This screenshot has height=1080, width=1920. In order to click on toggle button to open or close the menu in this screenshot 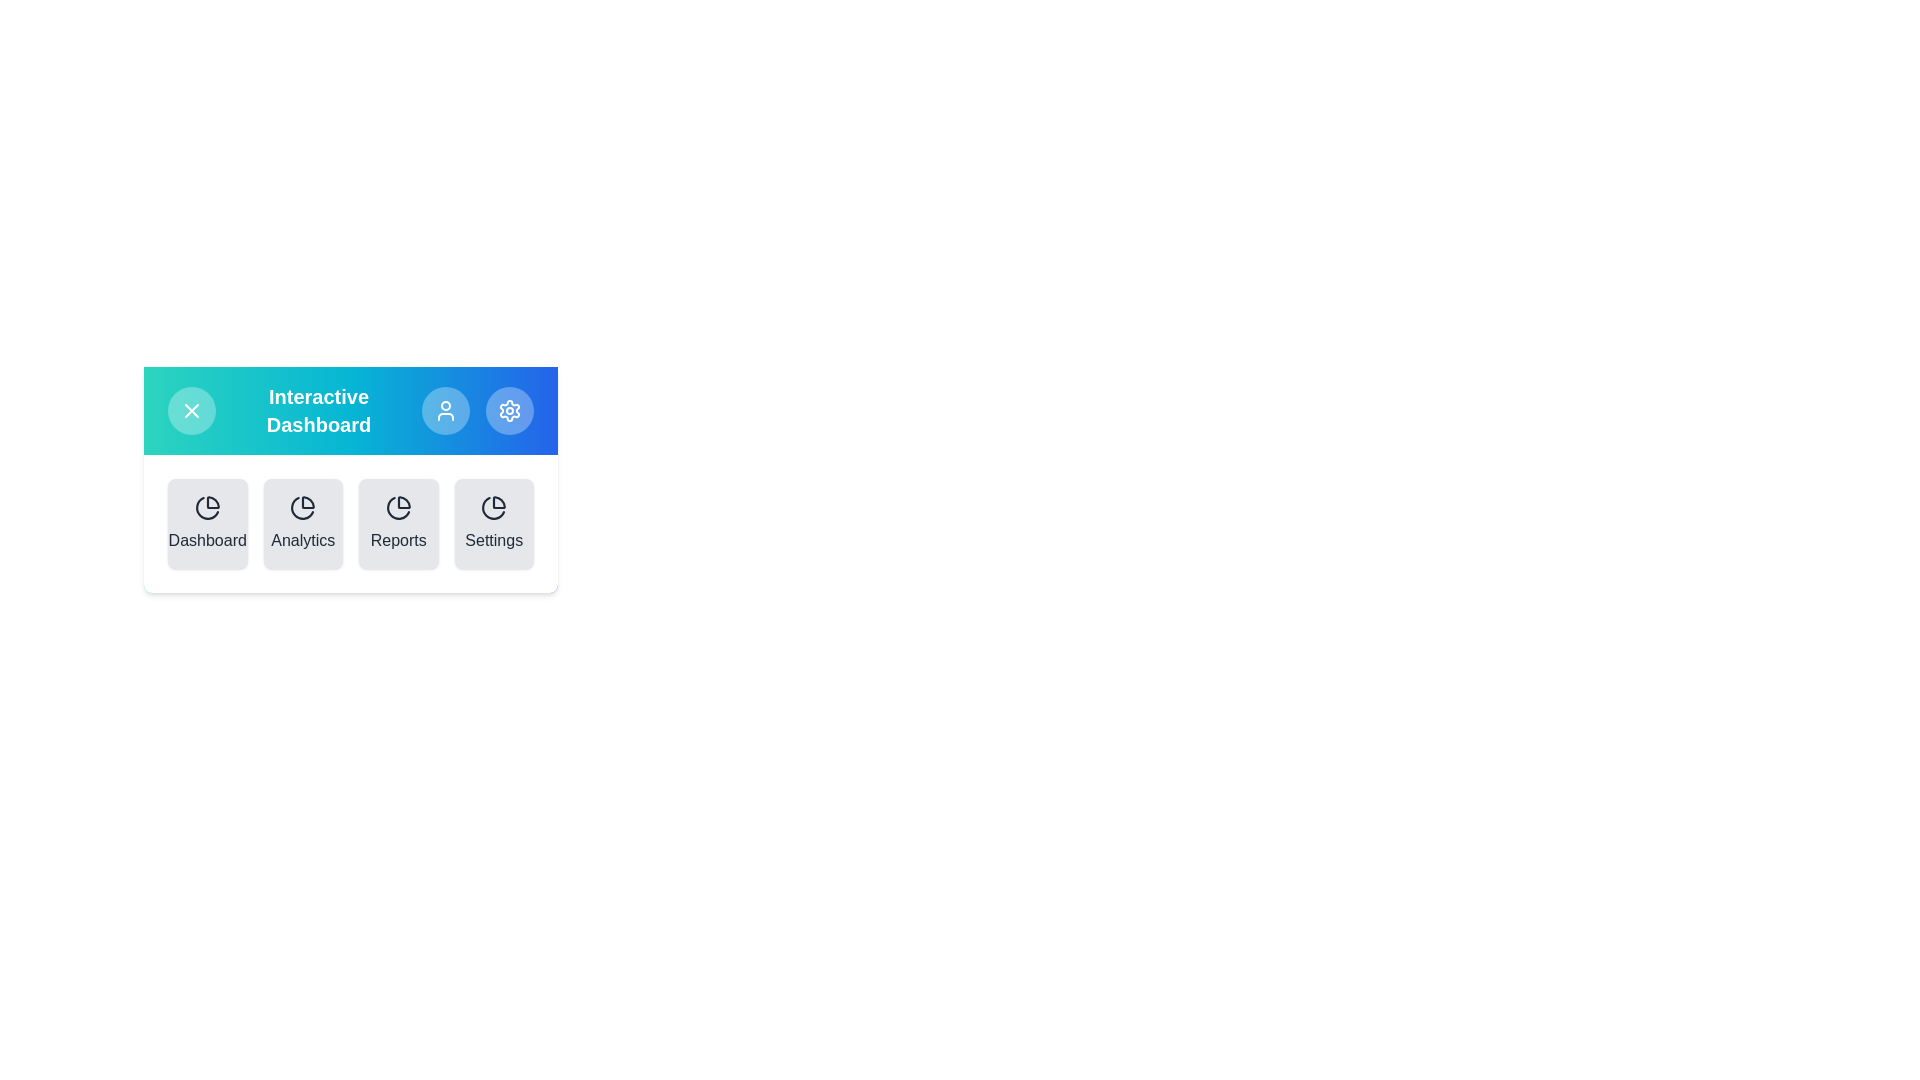, I will do `click(192, 410)`.